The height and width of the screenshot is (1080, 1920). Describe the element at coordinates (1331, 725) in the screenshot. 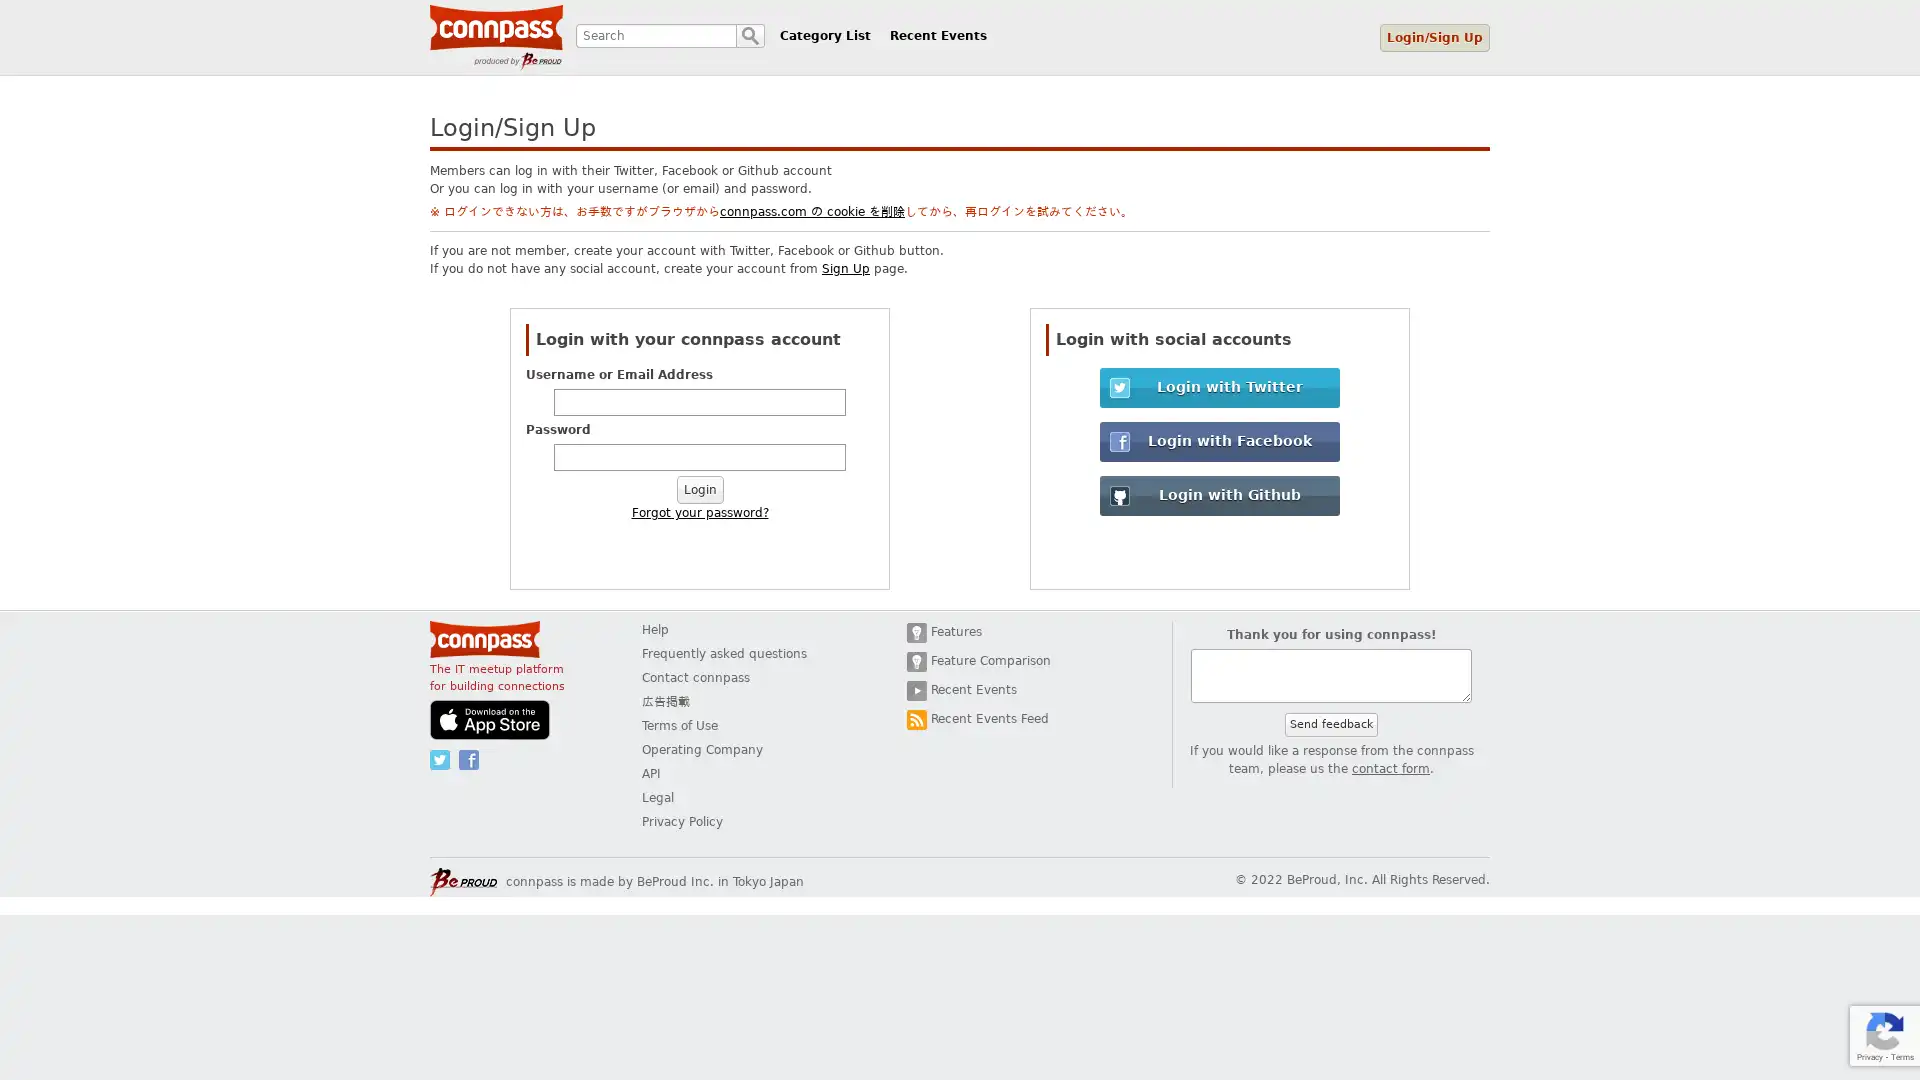

I see `Send feedback` at that location.